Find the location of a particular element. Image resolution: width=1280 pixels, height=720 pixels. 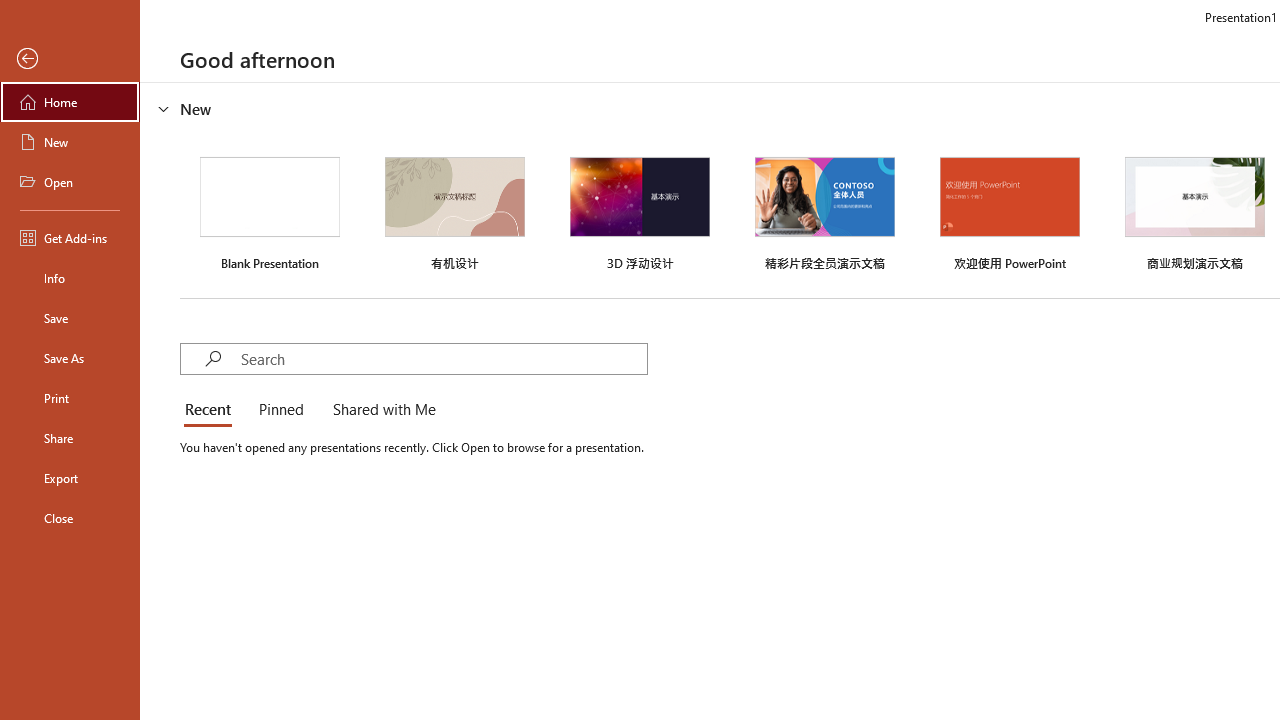

'Blank Presentation' is located at coordinates (269, 211).